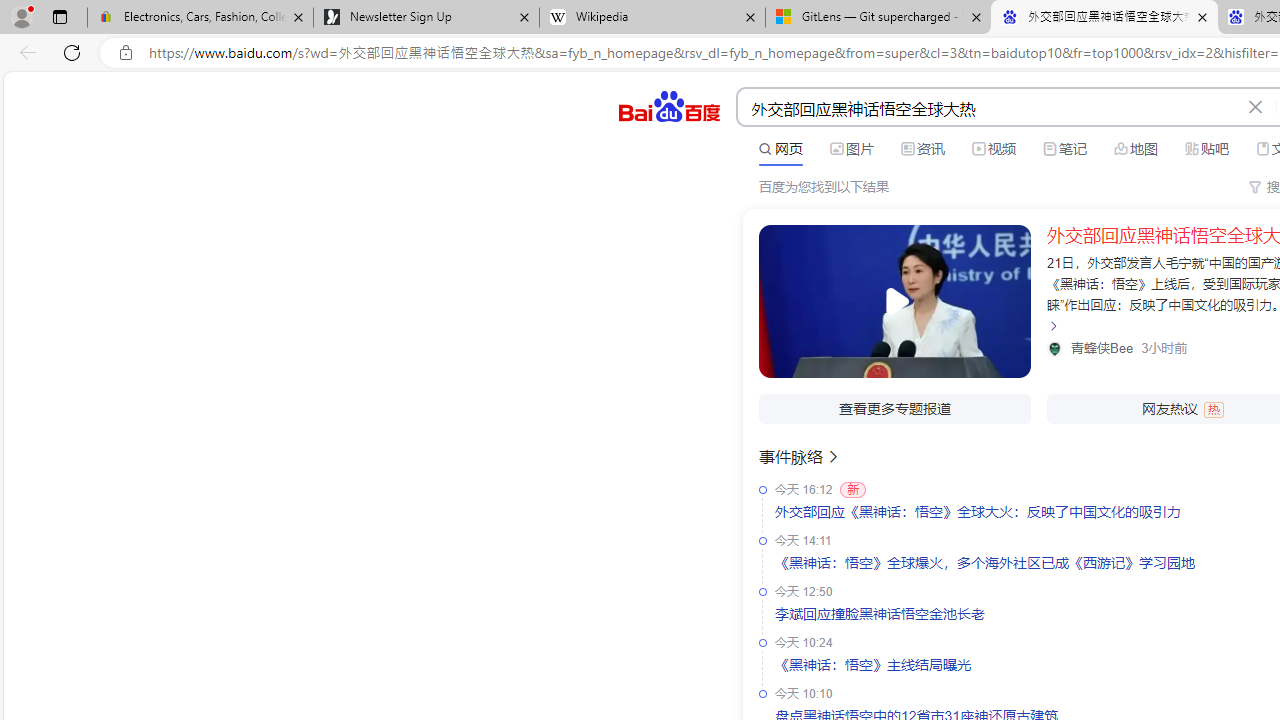  What do you see at coordinates (652, 17) in the screenshot?
I see `'Wikipedia'` at bounding box center [652, 17].